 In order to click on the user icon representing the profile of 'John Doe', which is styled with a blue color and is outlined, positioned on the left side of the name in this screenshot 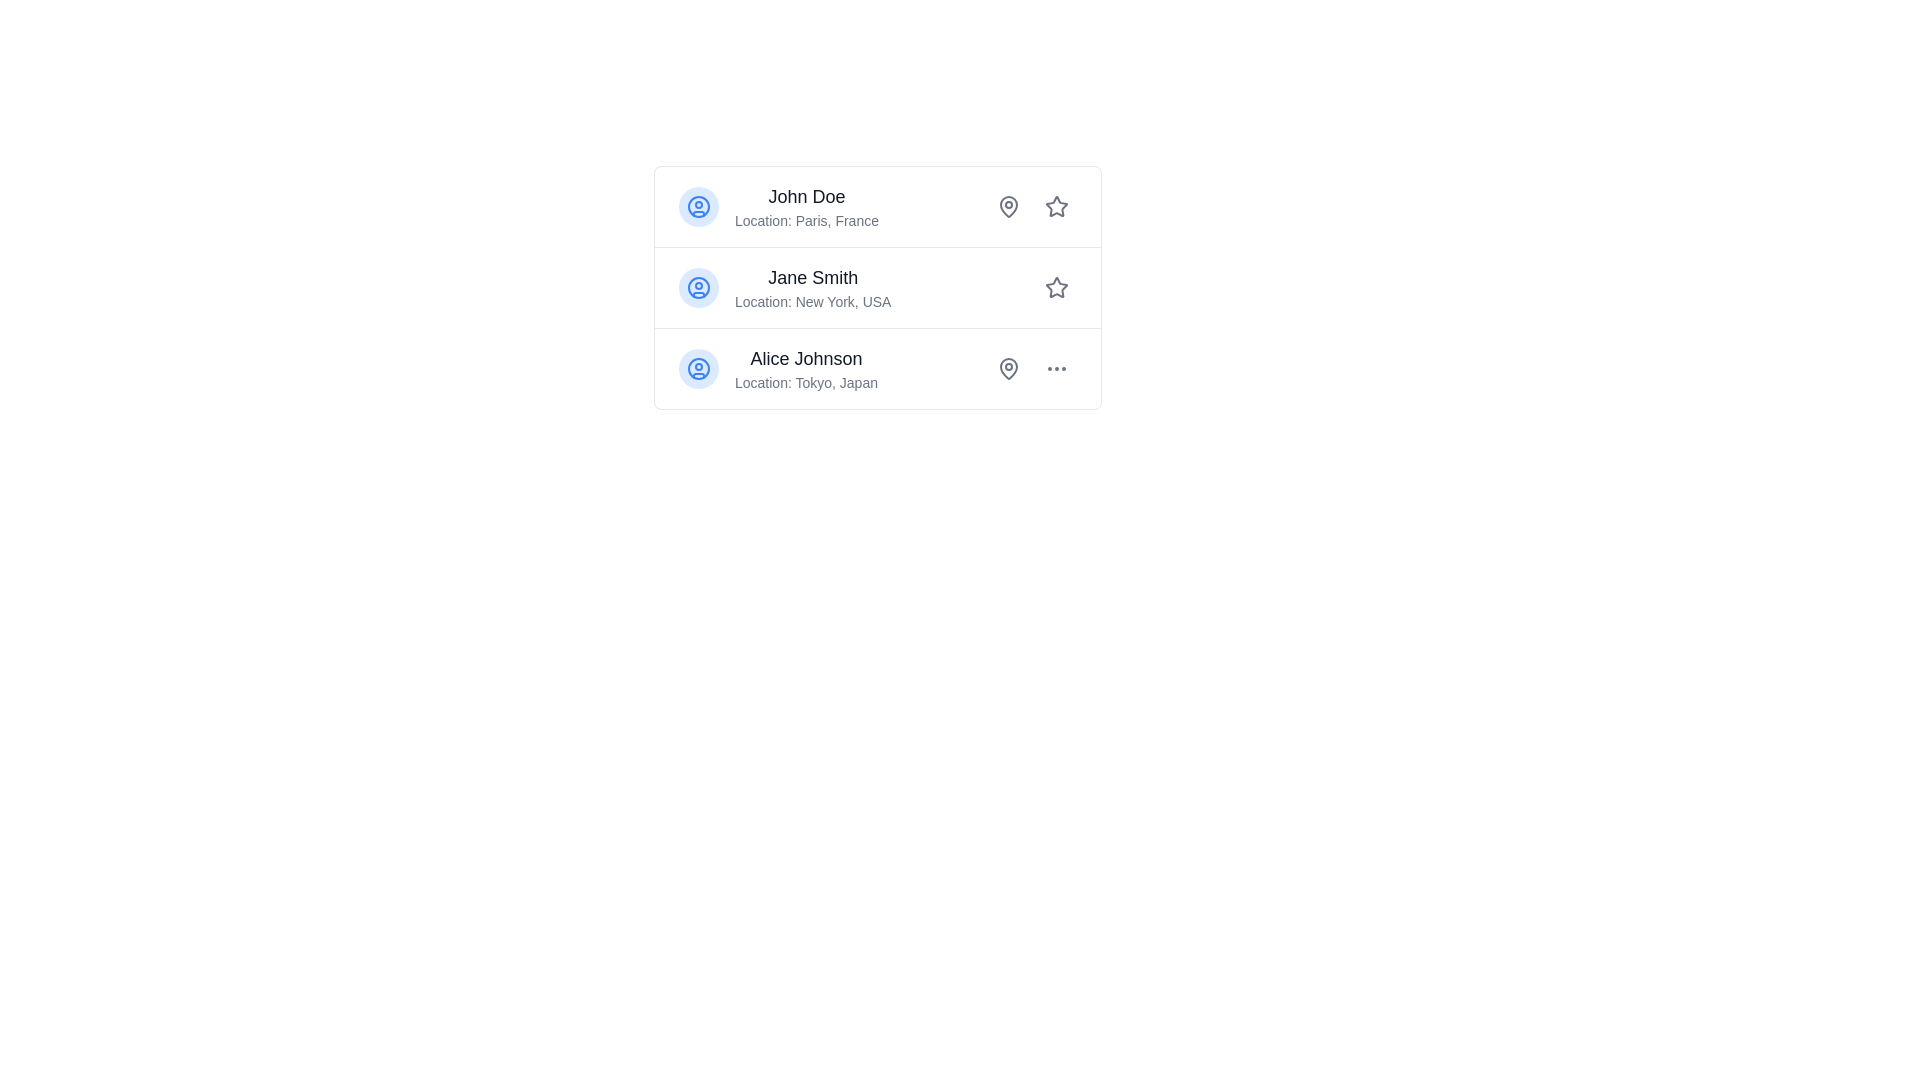, I will do `click(699, 207)`.